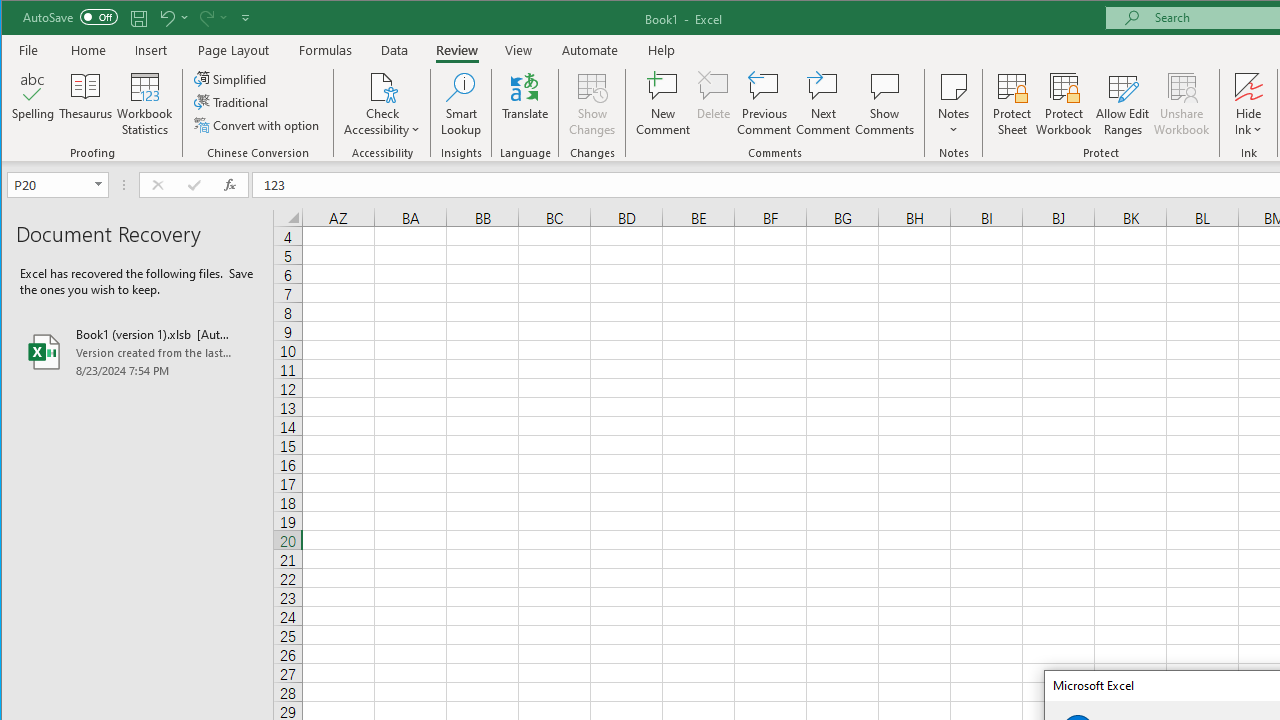  What do you see at coordinates (257, 125) in the screenshot?
I see `'Convert with option'` at bounding box center [257, 125].